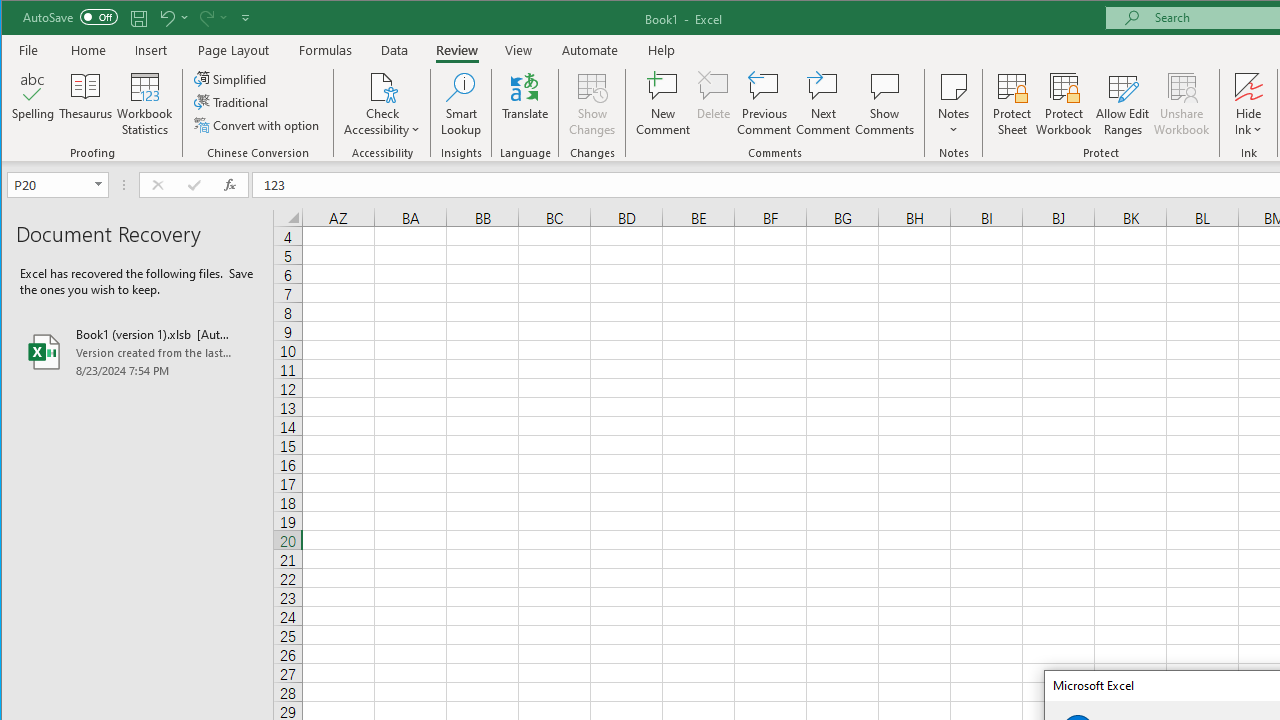  What do you see at coordinates (257, 125) in the screenshot?
I see `'Convert with option'` at bounding box center [257, 125].